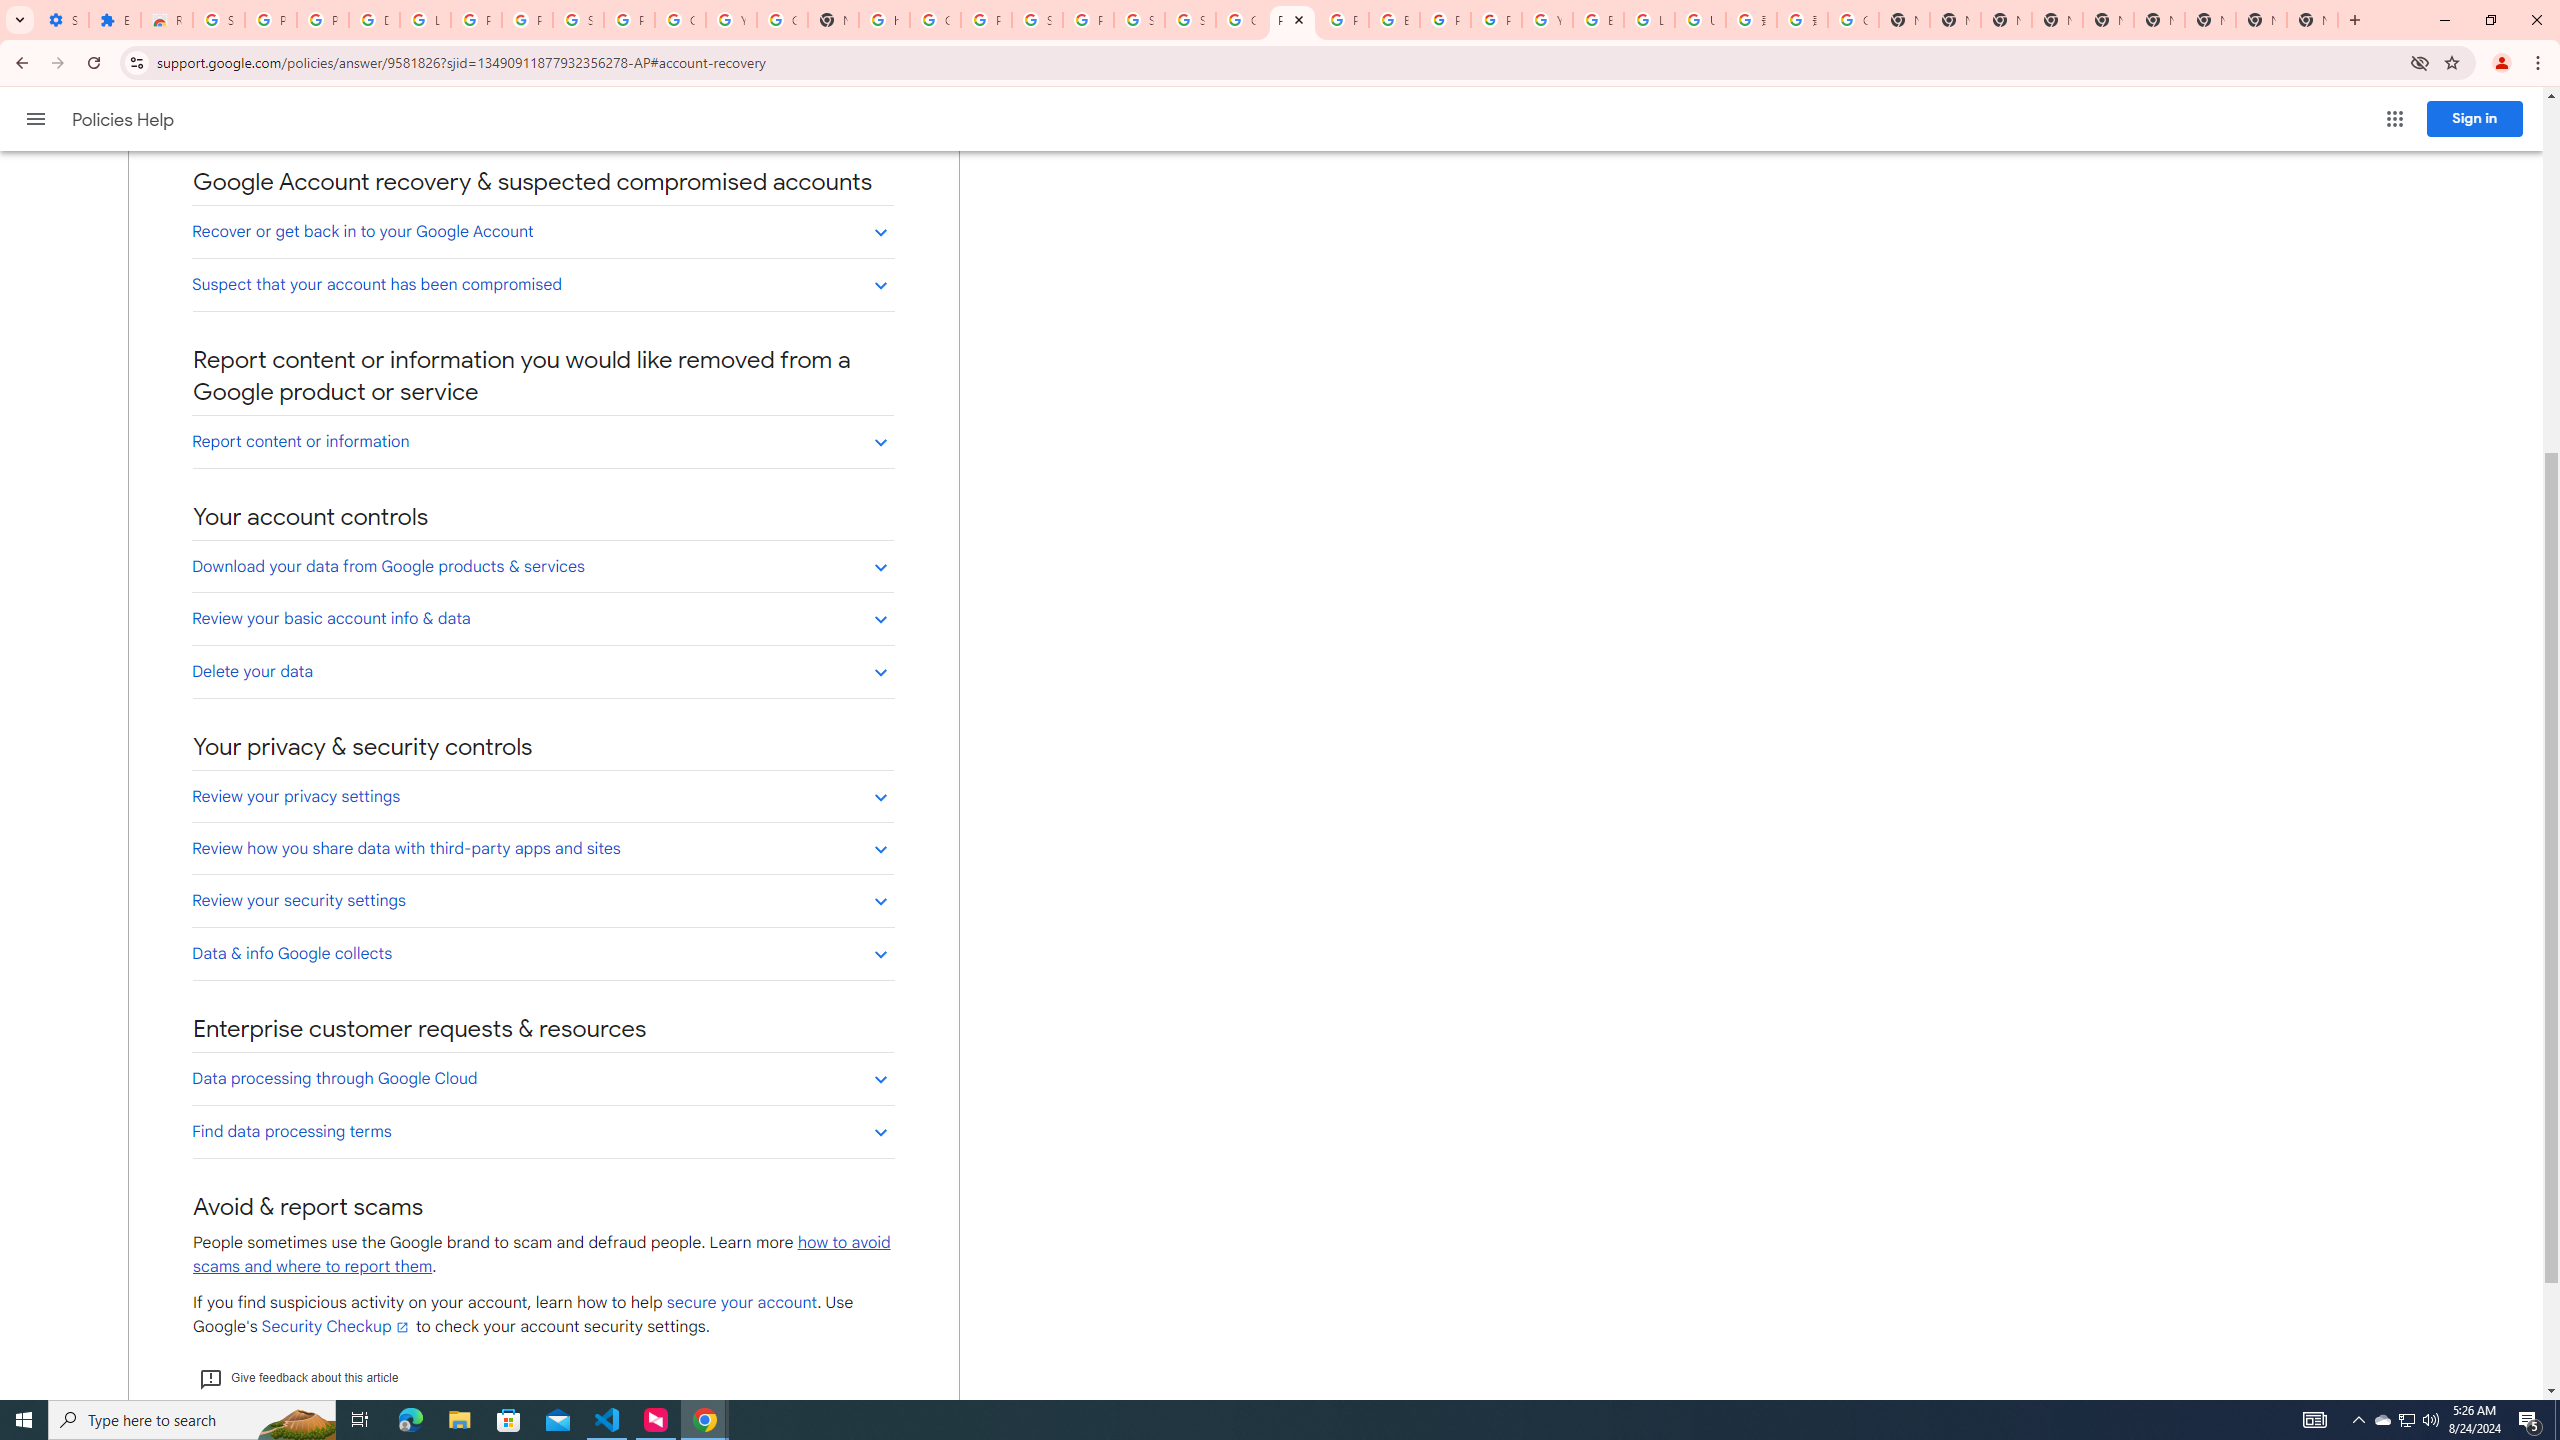  What do you see at coordinates (375, 19) in the screenshot?
I see `'Delete photos & videos - Computer - Google Photos Help'` at bounding box center [375, 19].